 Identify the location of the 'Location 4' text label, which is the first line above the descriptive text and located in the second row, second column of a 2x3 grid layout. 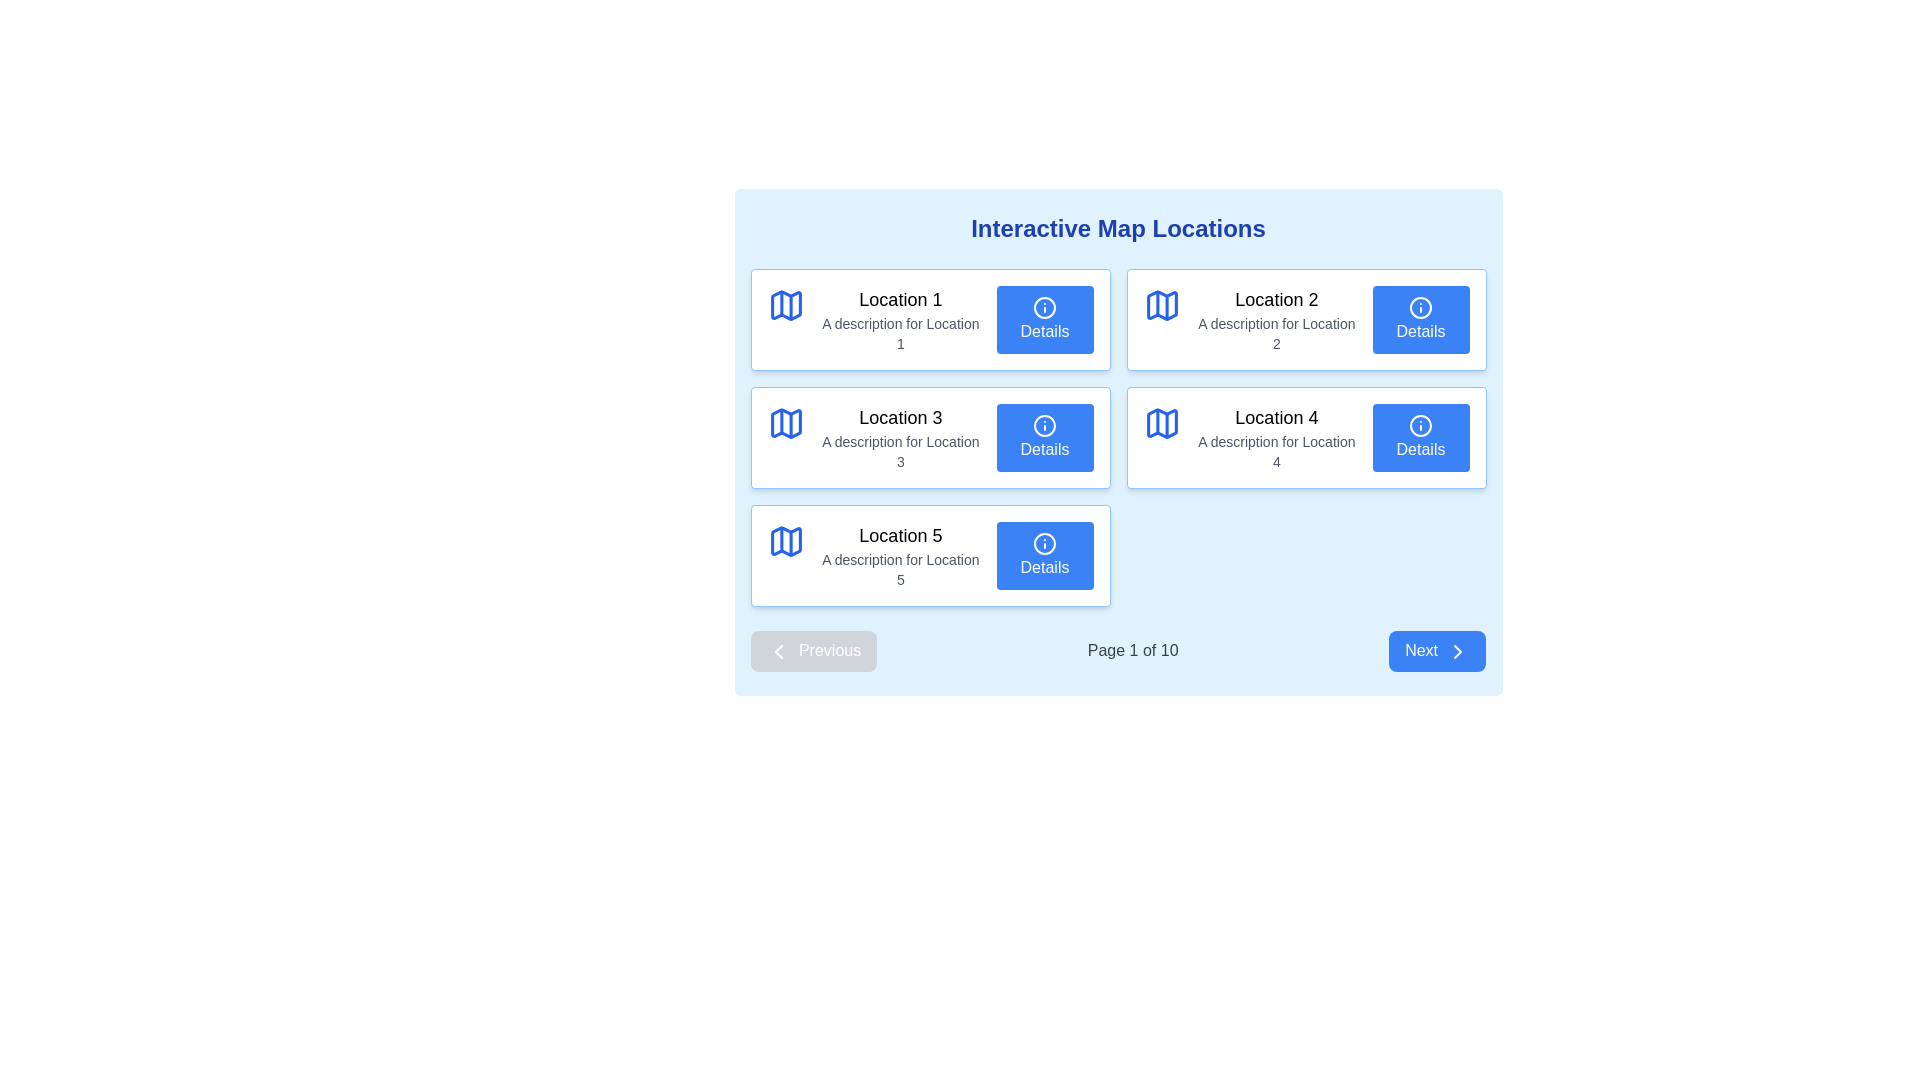
(1275, 416).